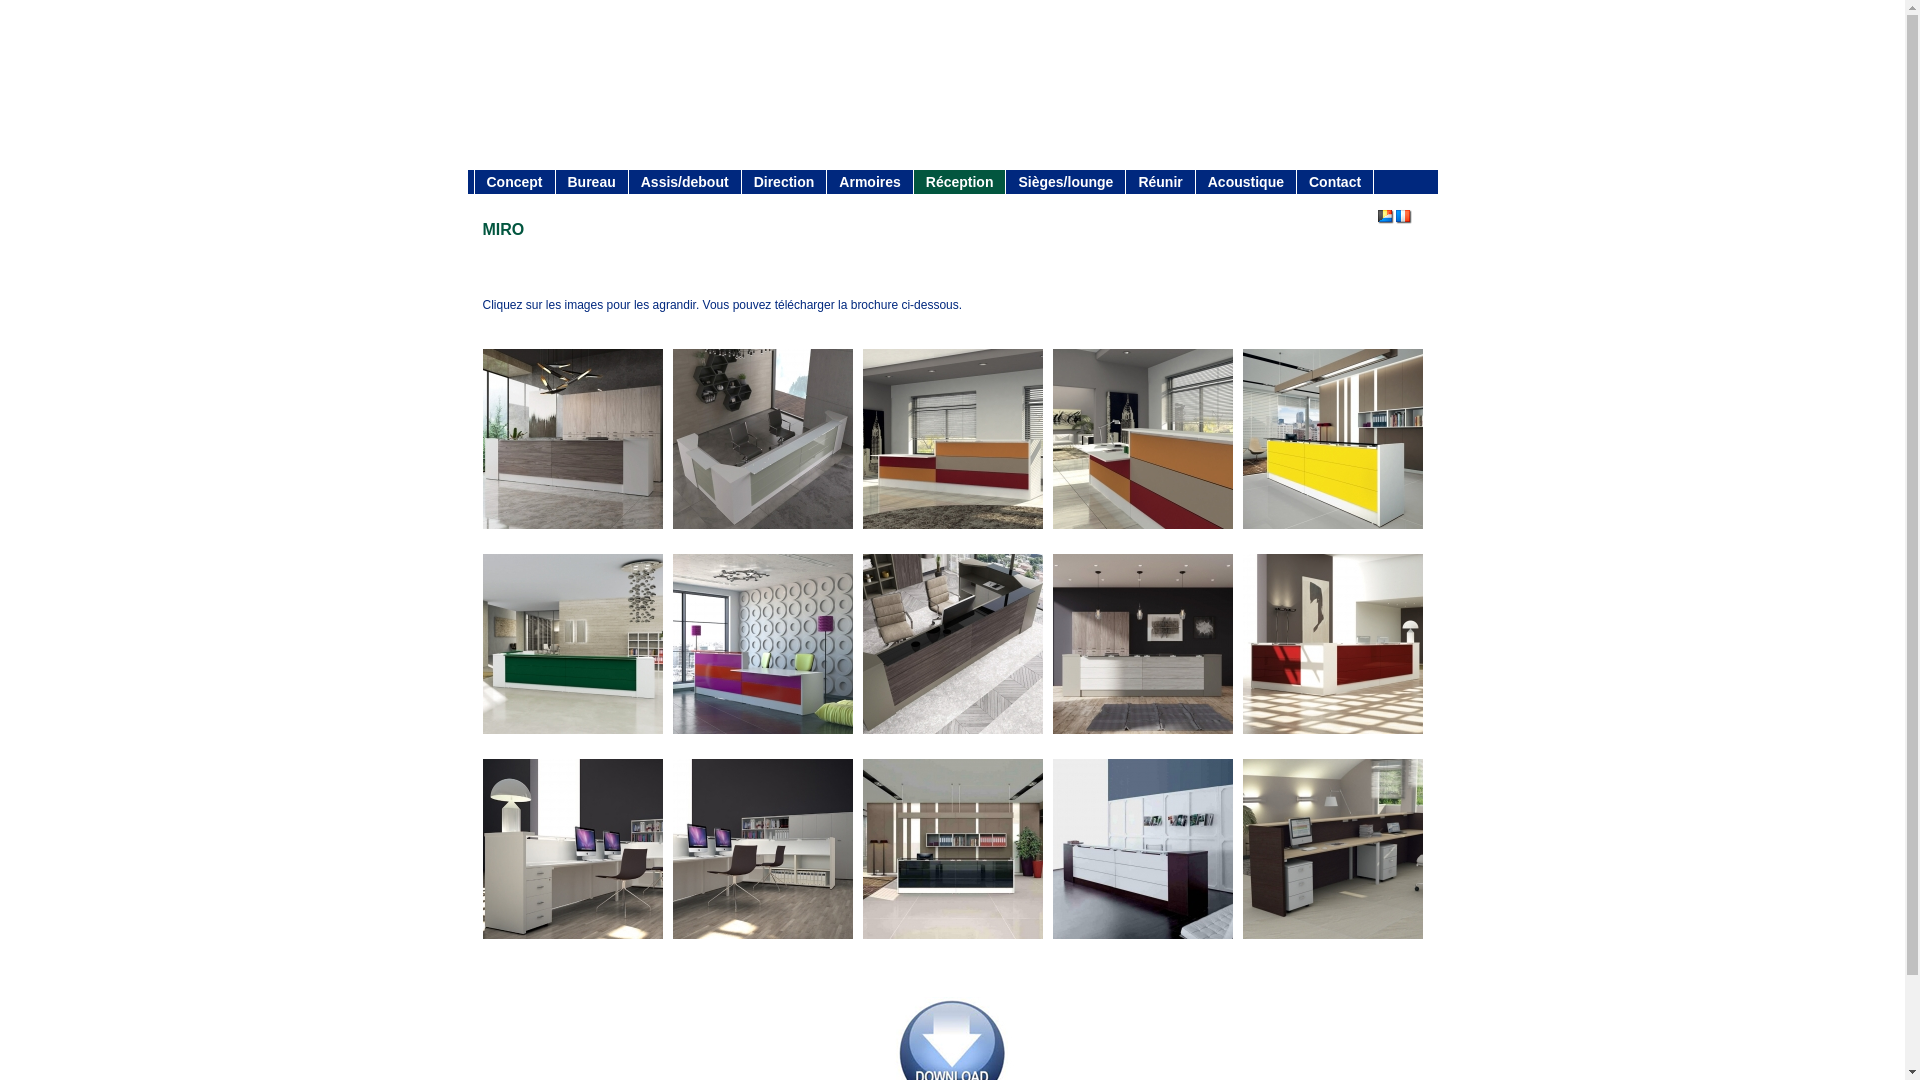  What do you see at coordinates (1244, 181) in the screenshot?
I see `'Acoustique'` at bounding box center [1244, 181].